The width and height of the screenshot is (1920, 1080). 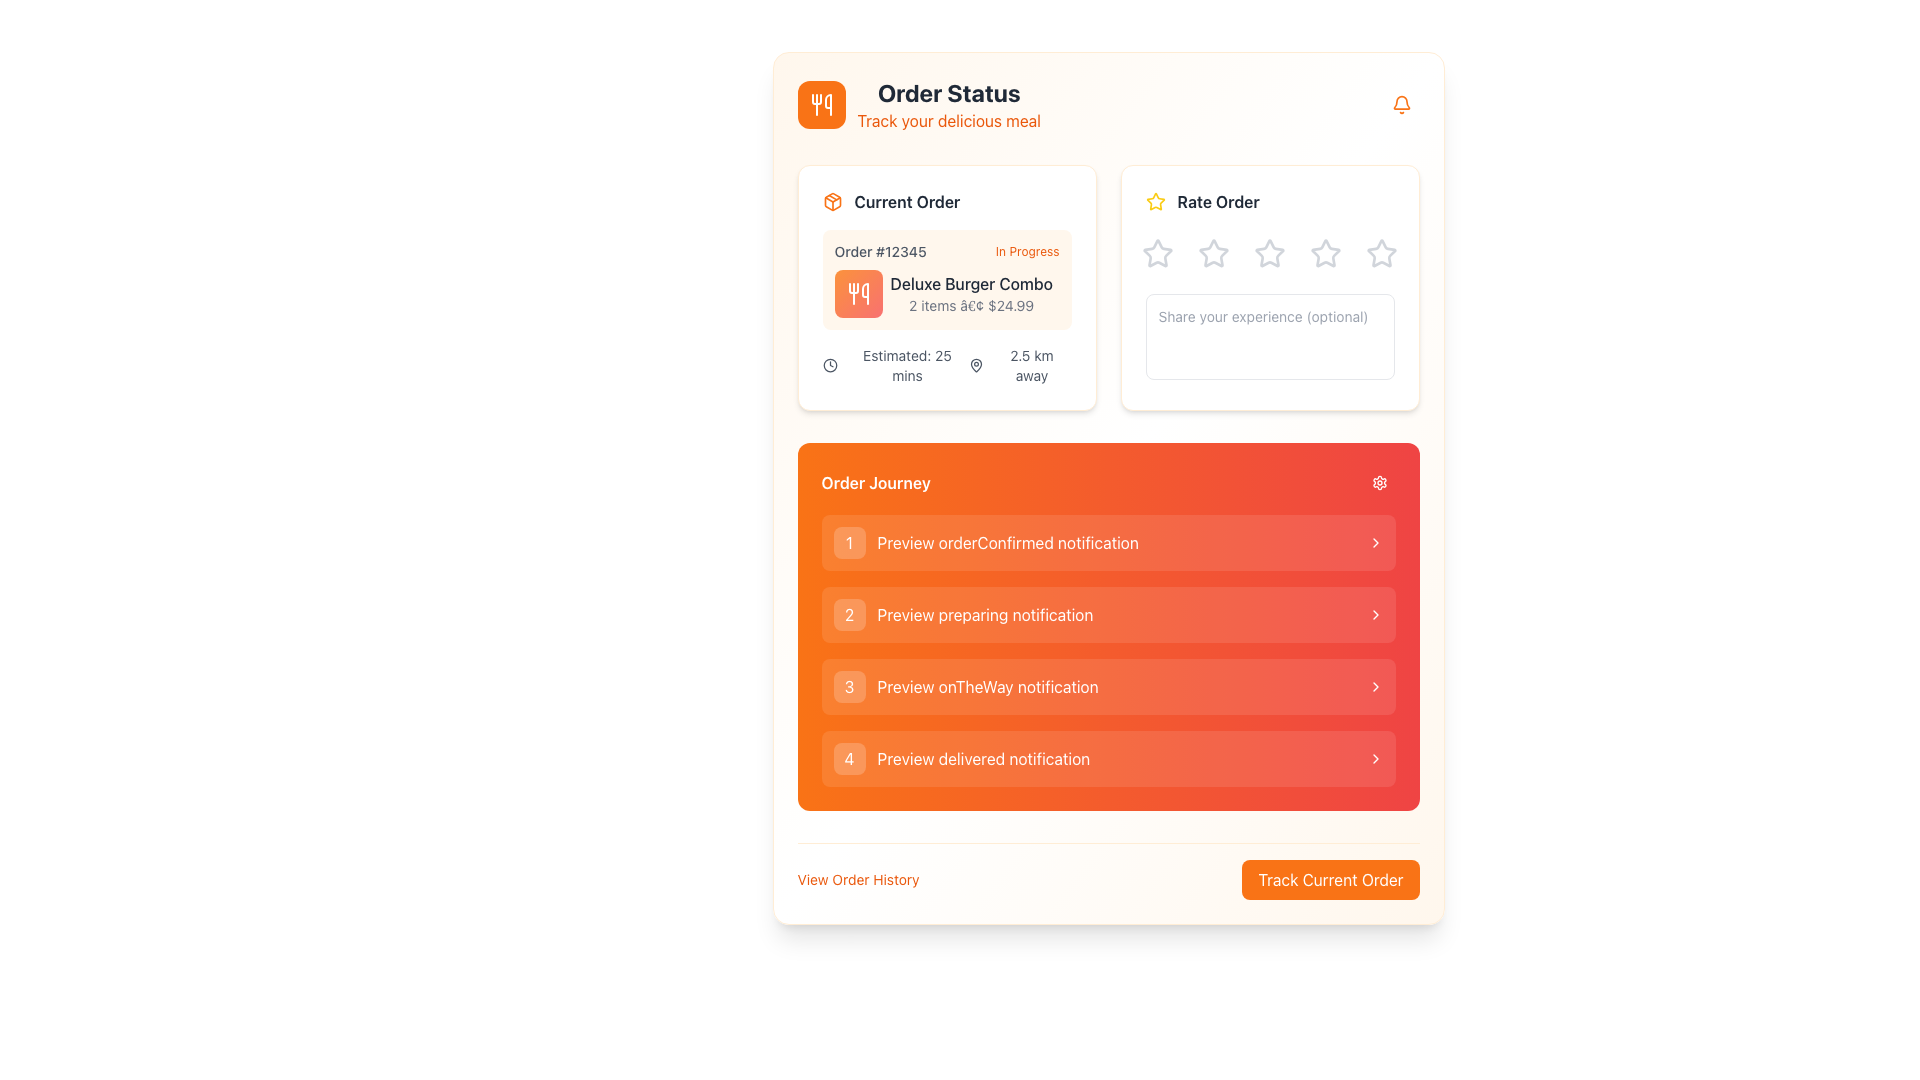 What do you see at coordinates (816, 99) in the screenshot?
I see `the decorative food icon located at the top-left corner of the interface, which enhances the user recognition and is associated with the 'Order Status' header` at bounding box center [816, 99].